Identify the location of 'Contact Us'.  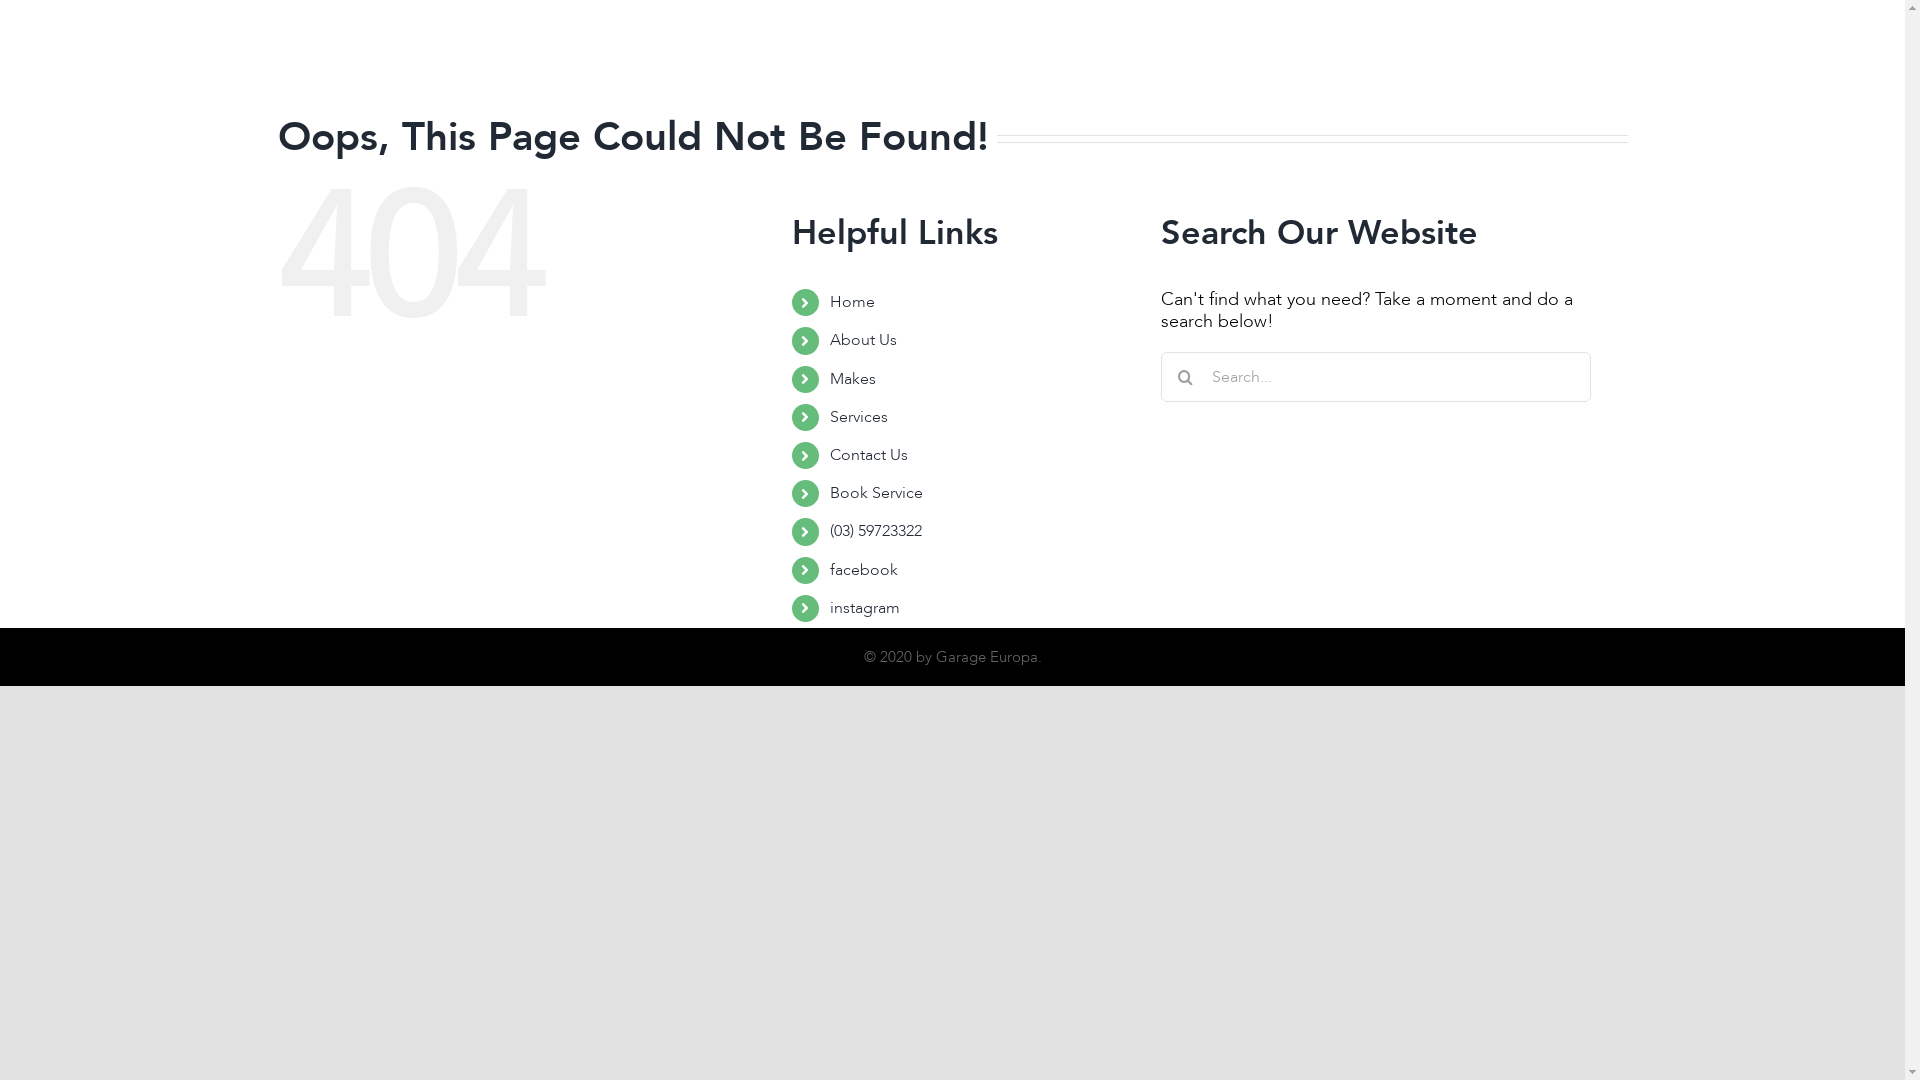
(1147, 50).